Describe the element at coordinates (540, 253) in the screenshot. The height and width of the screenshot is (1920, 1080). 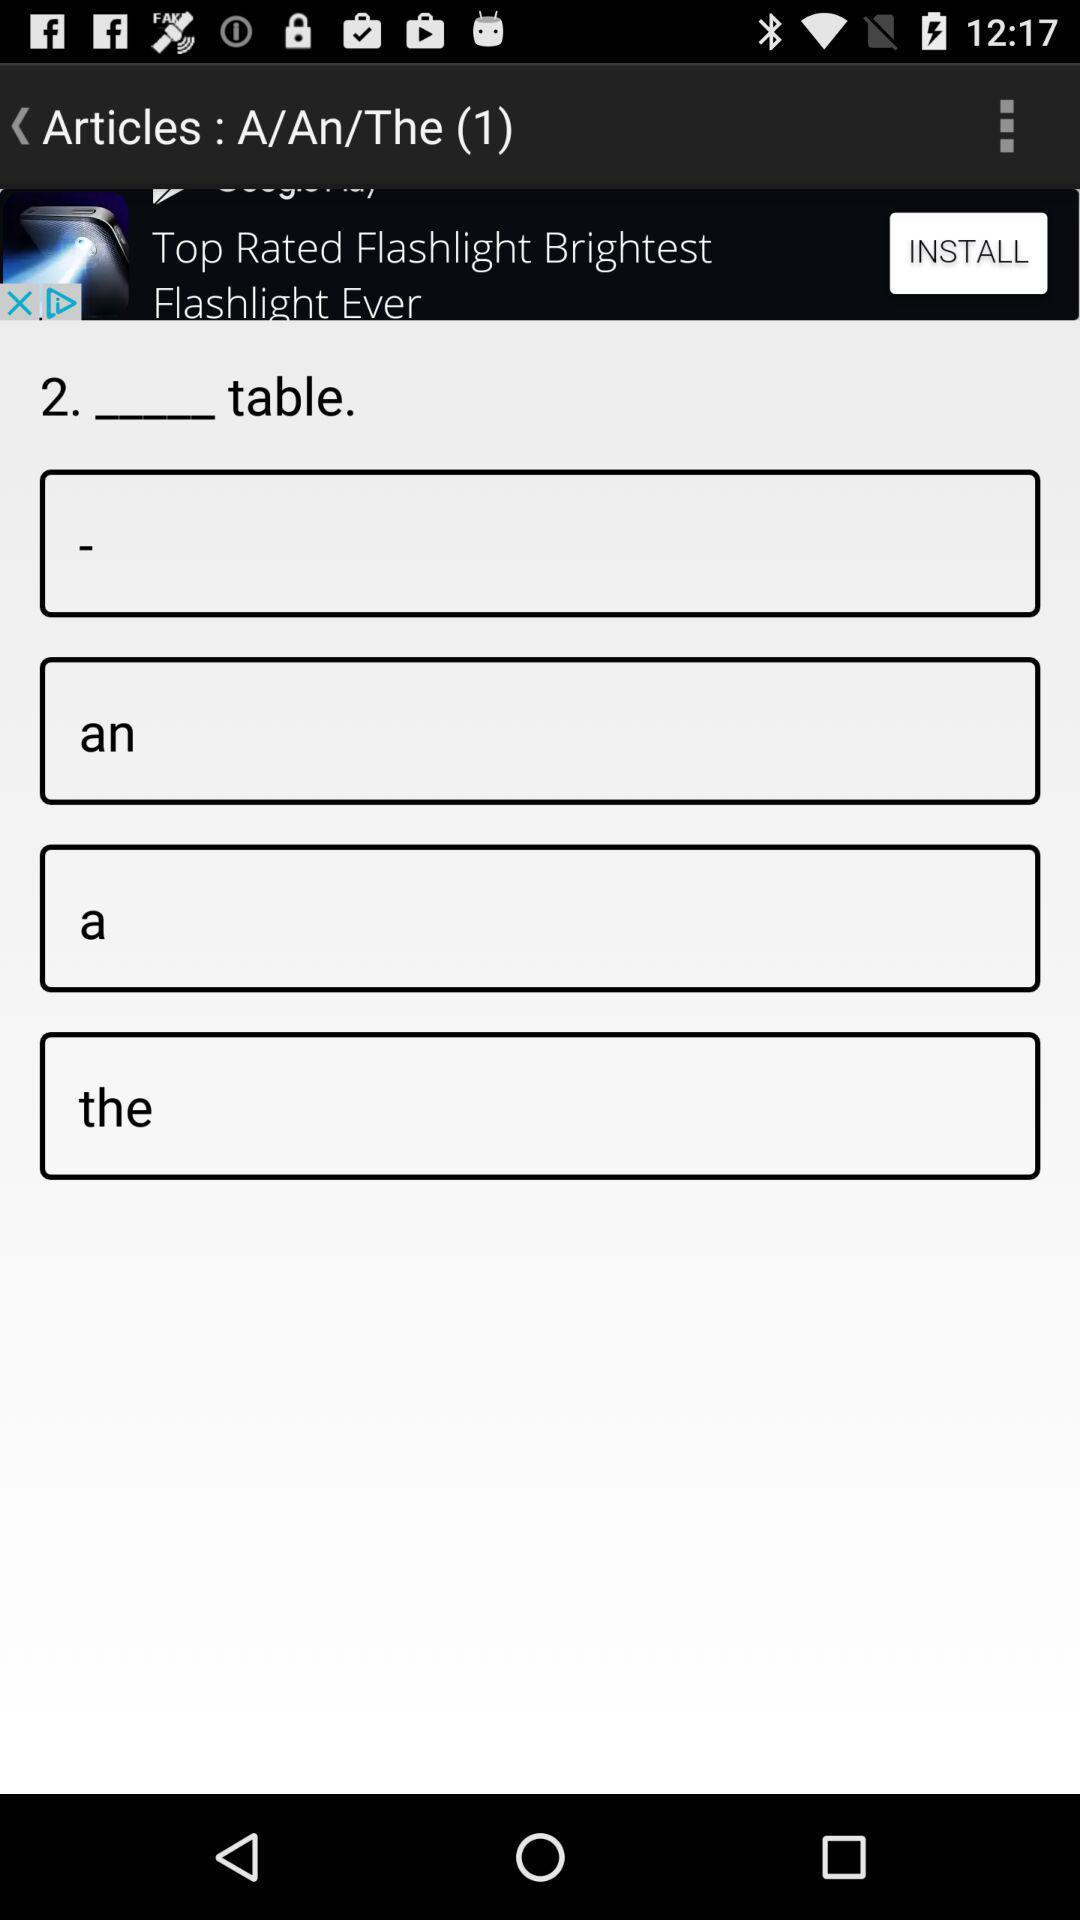
I see `click install` at that location.